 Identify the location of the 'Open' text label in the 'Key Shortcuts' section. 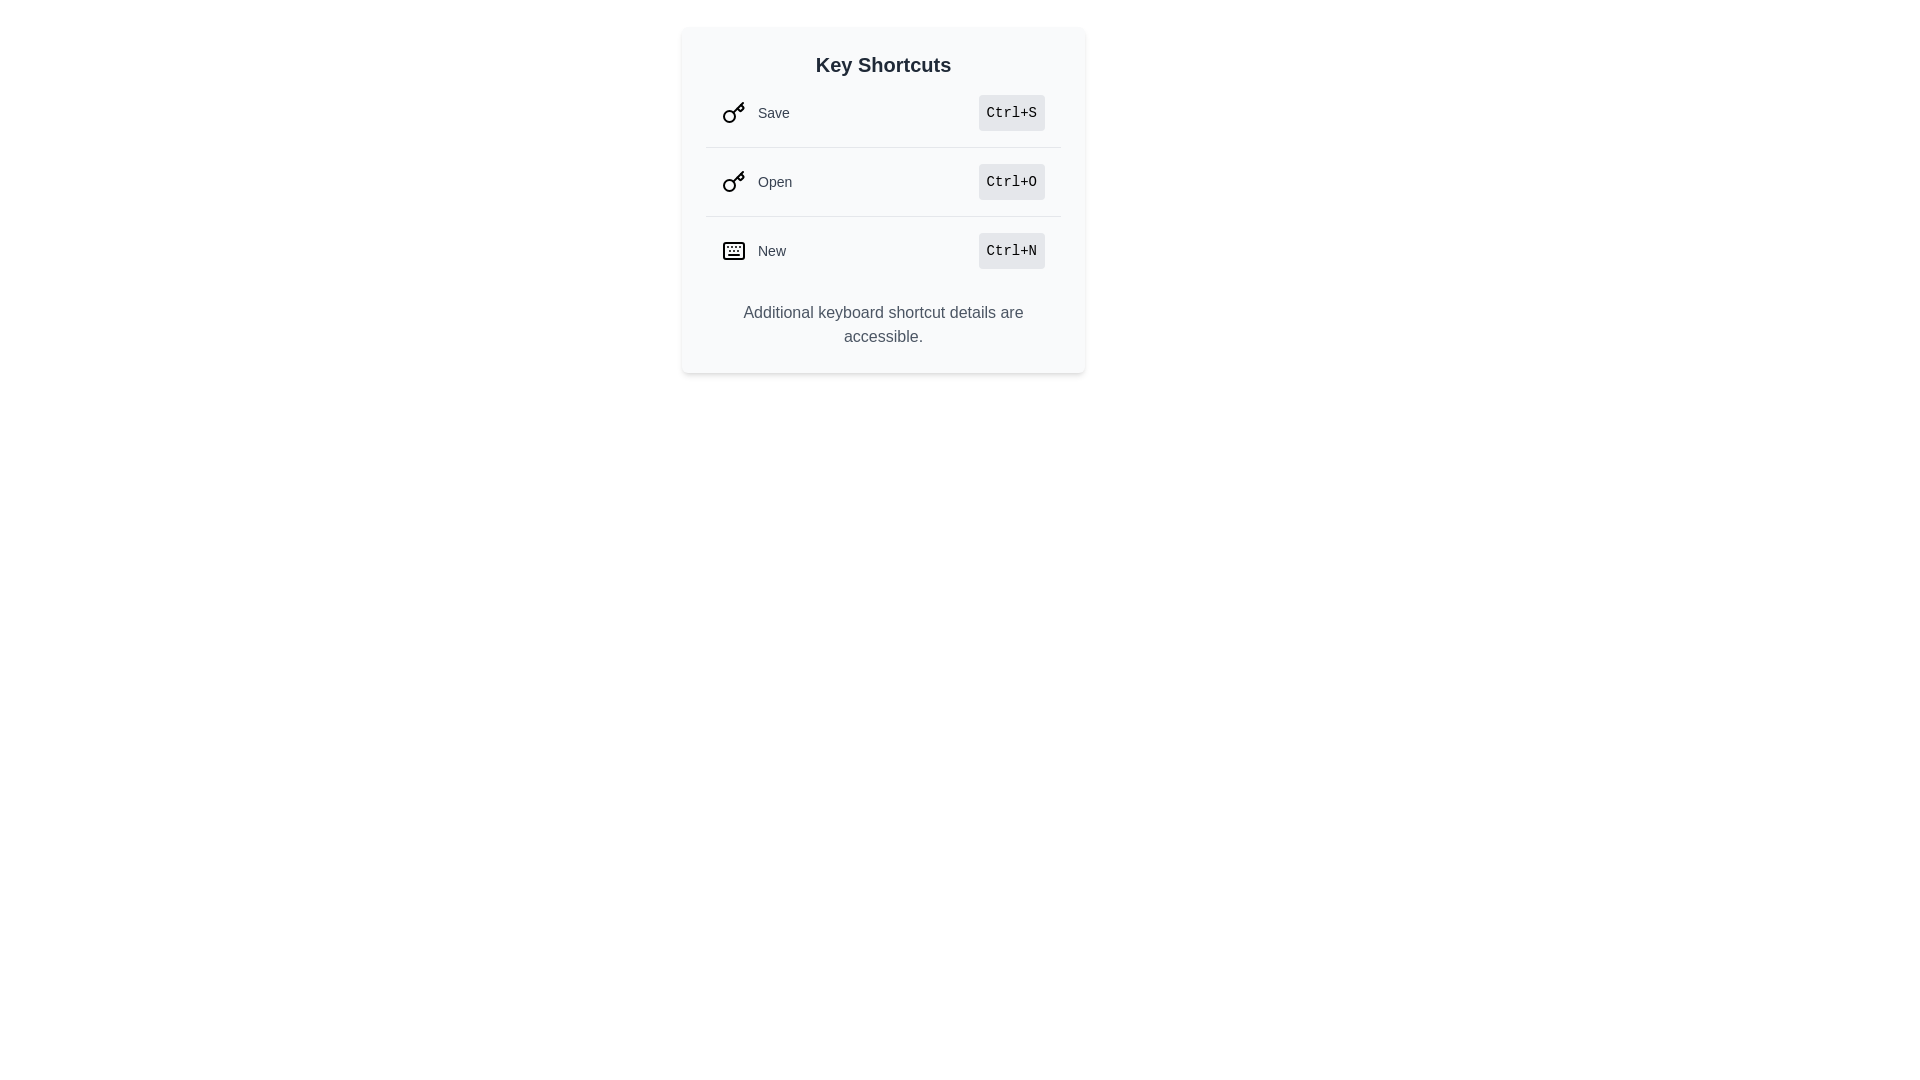
(756, 181).